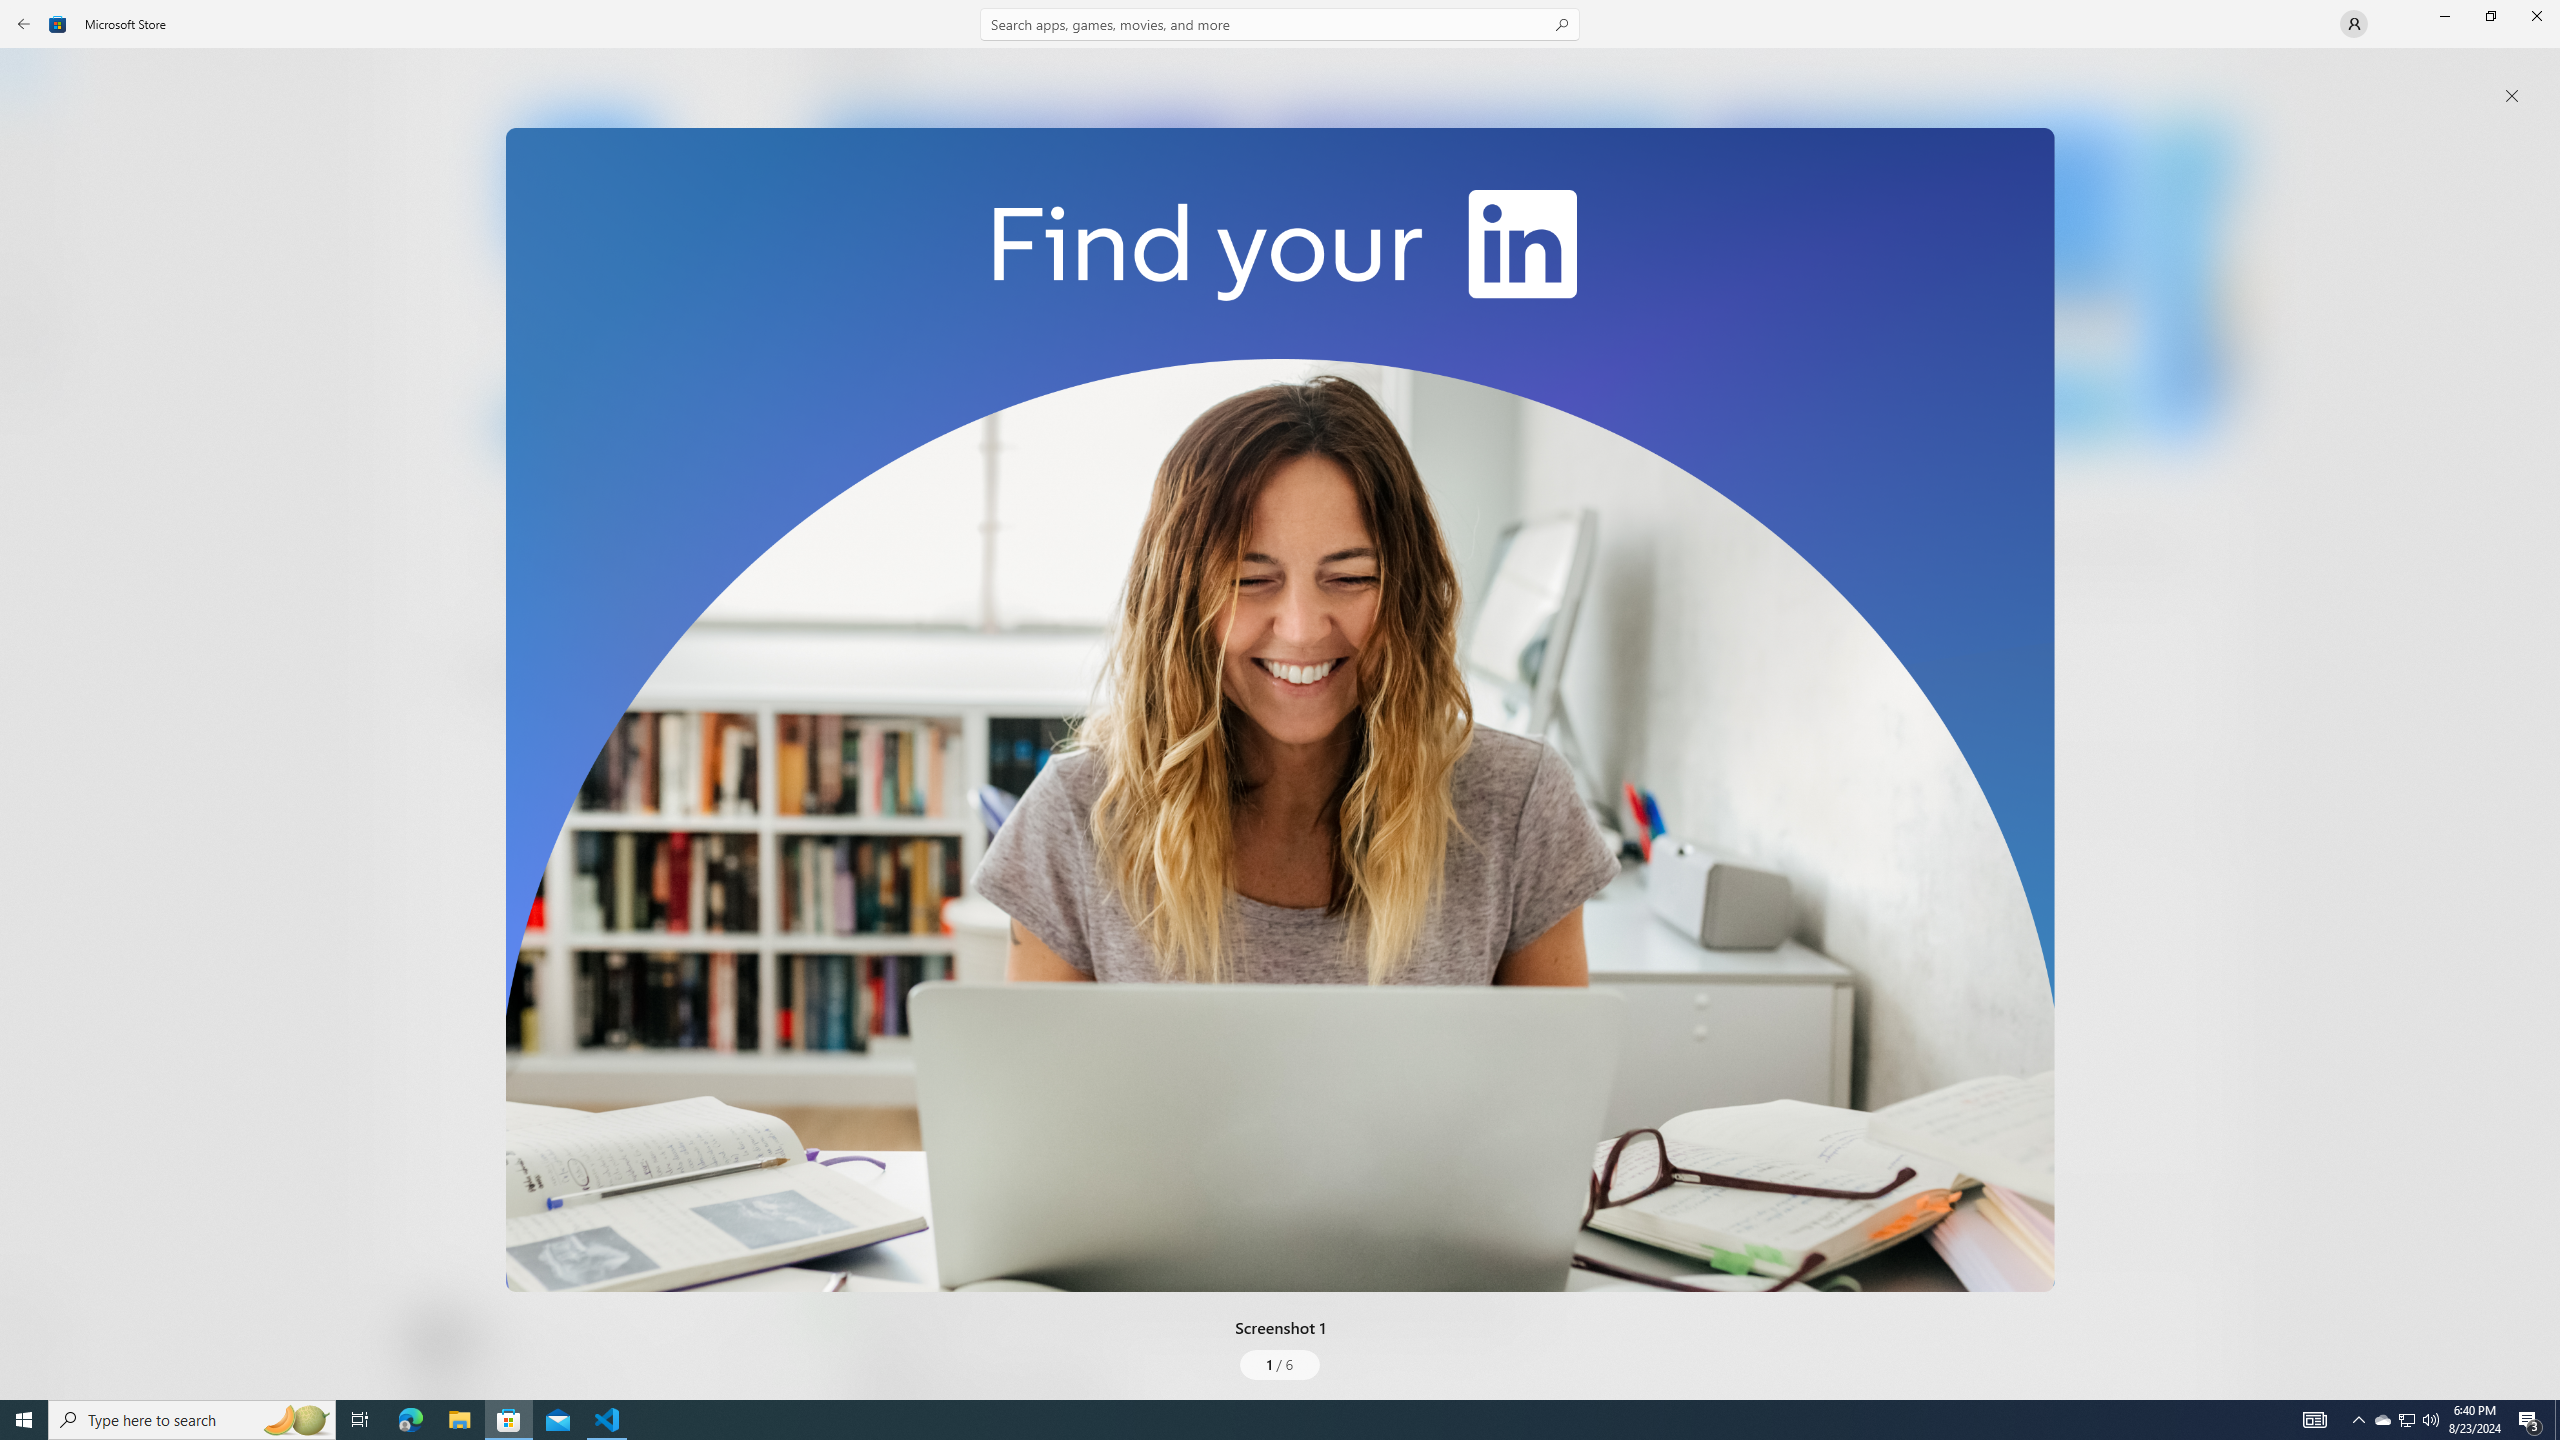 The width and height of the screenshot is (2560, 1440). I want to click on 'Arcade', so click(34, 264).